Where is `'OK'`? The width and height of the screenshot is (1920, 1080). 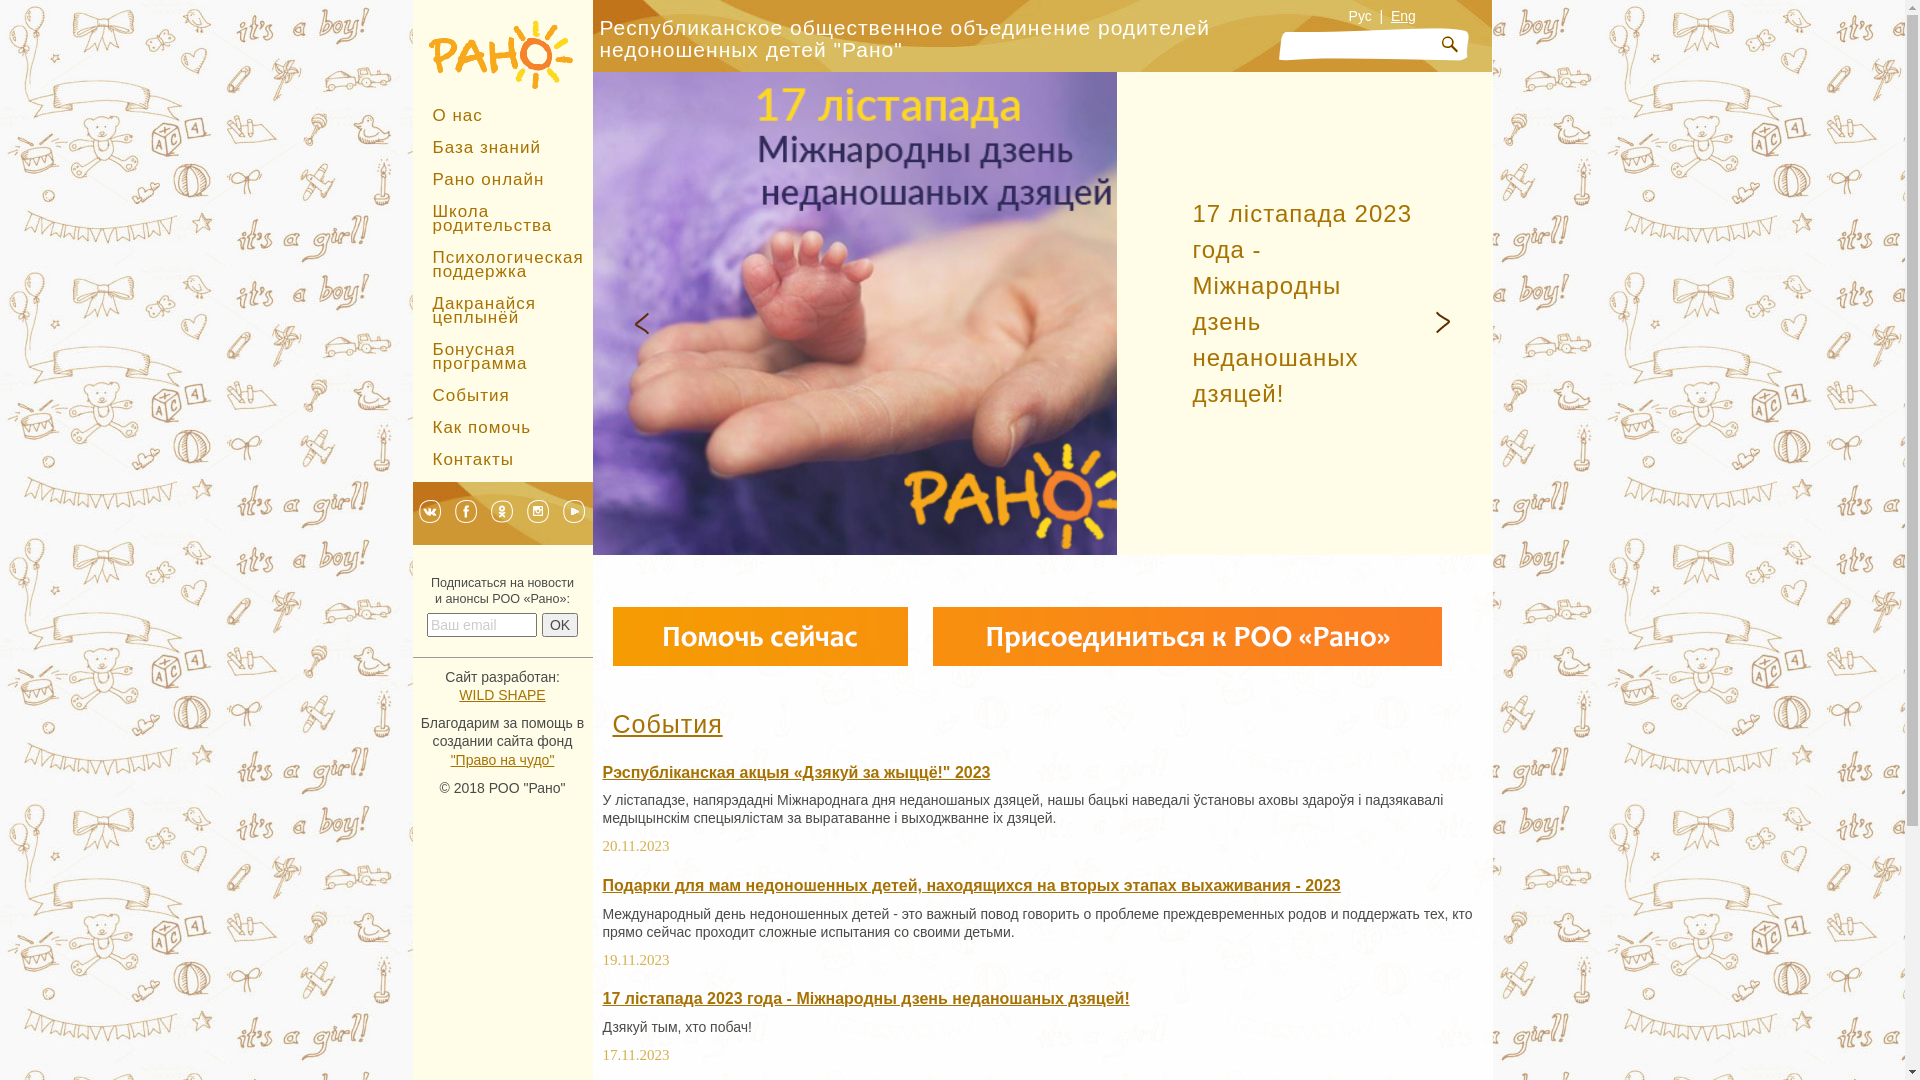 'OK' is located at coordinates (560, 623).